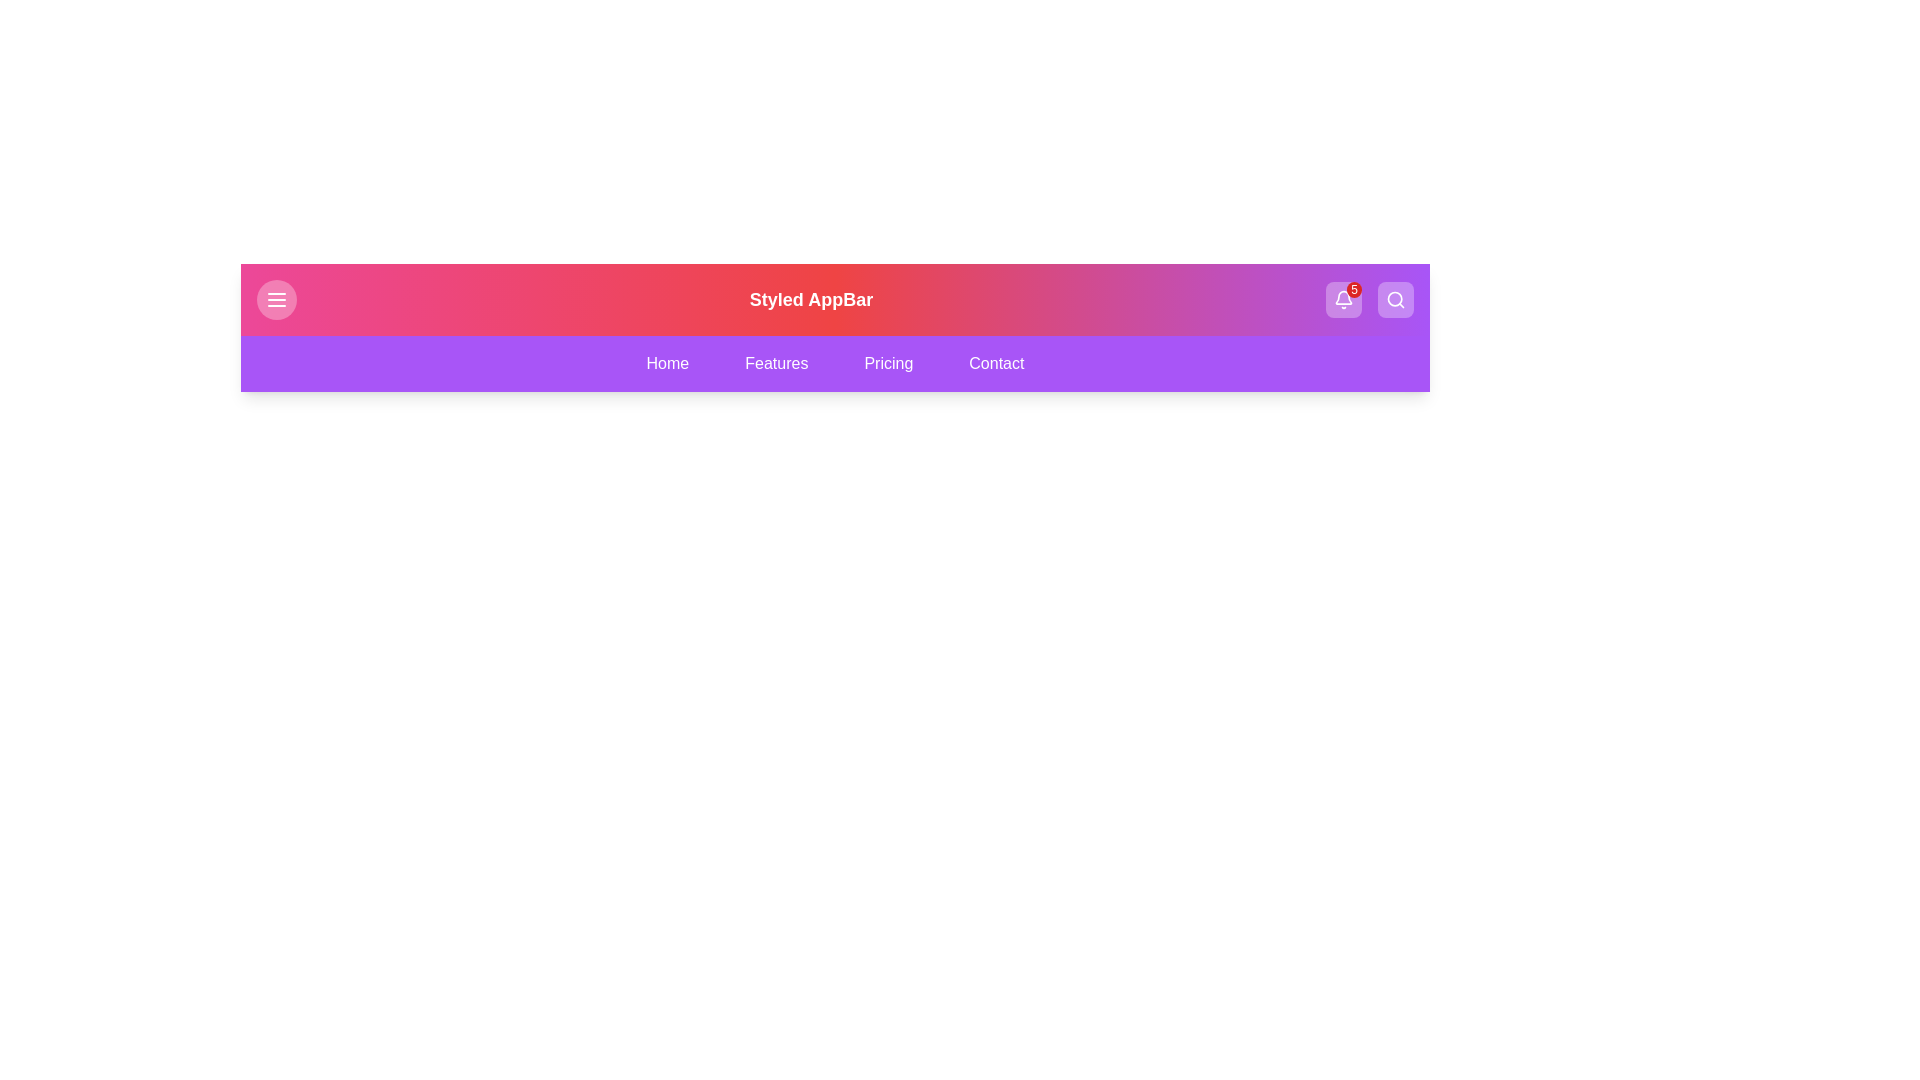 The width and height of the screenshot is (1920, 1080). What do you see at coordinates (667, 363) in the screenshot?
I see `the navigation tab labeled Home` at bounding box center [667, 363].